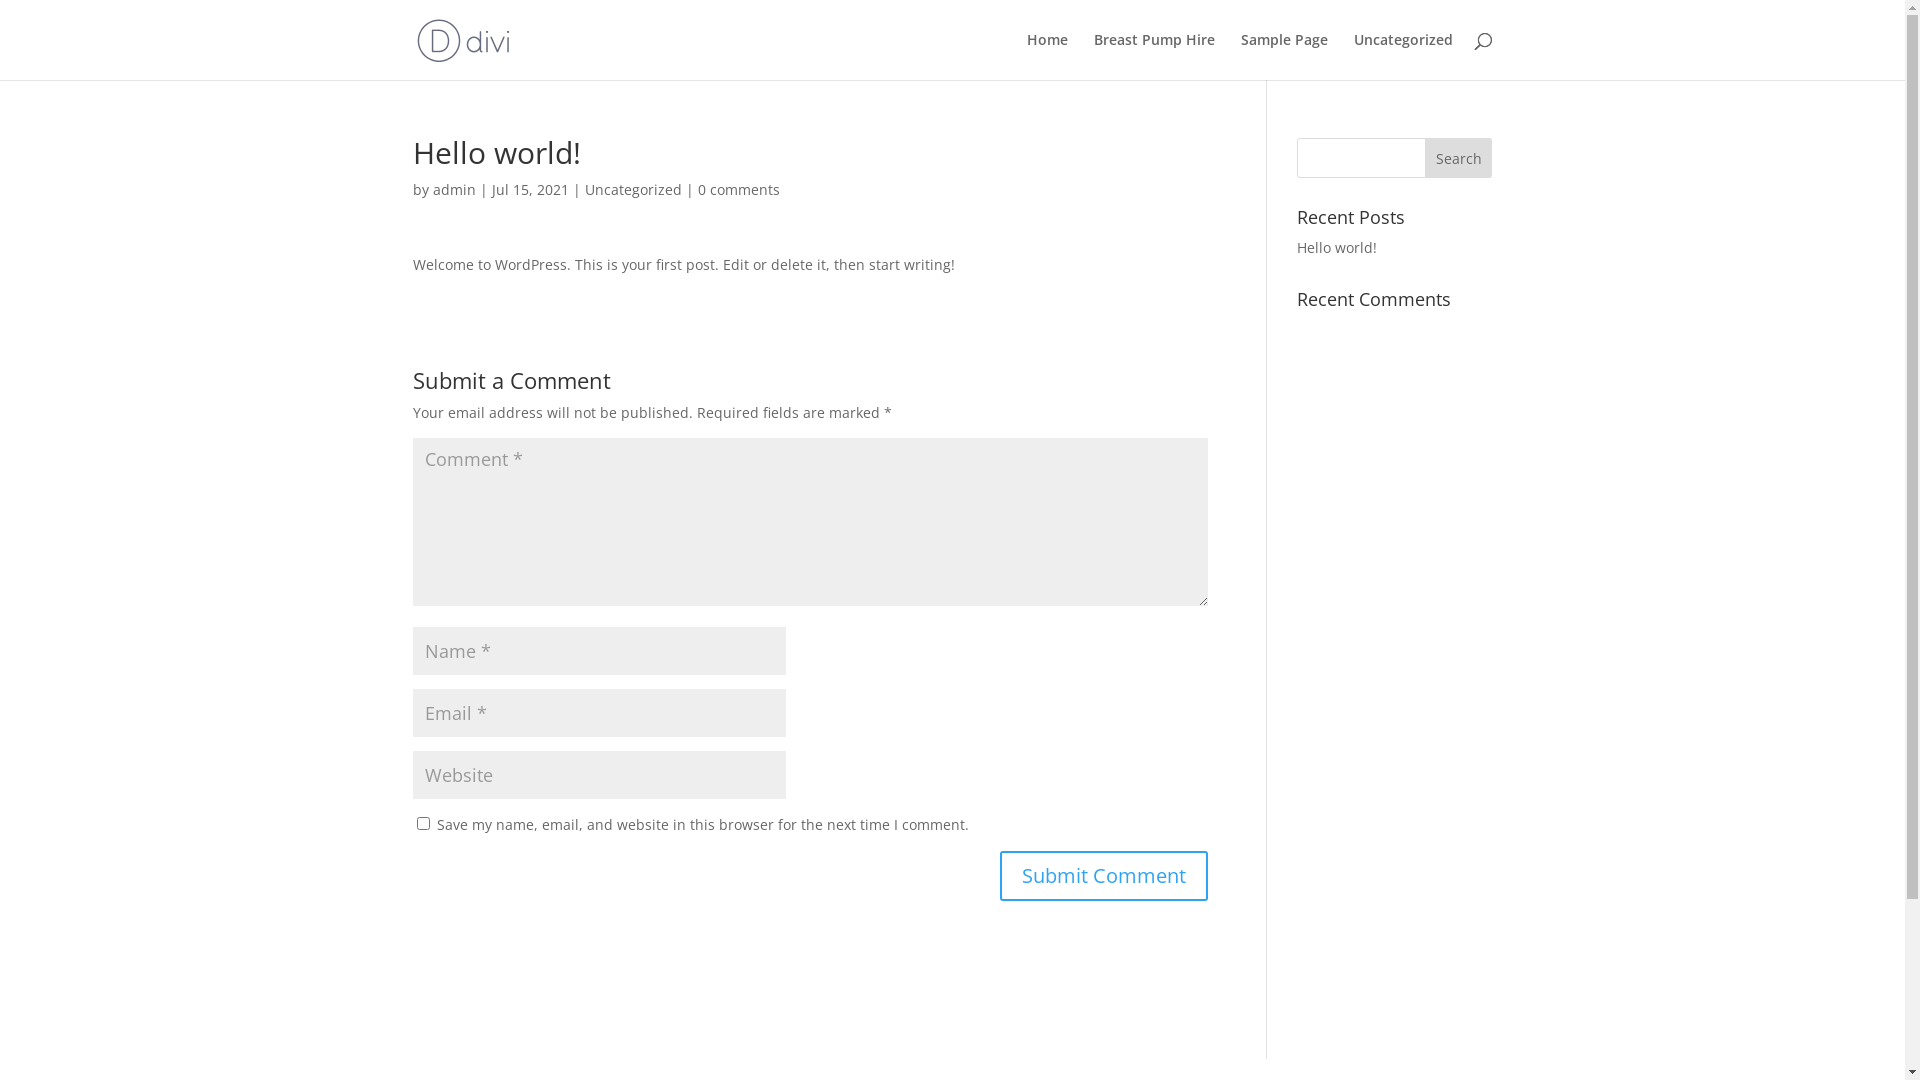 This screenshot has width=1920, height=1080. Describe the element at coordinates (1402, 55) in the screenshot. I see `'Uncategorized'` at that location.